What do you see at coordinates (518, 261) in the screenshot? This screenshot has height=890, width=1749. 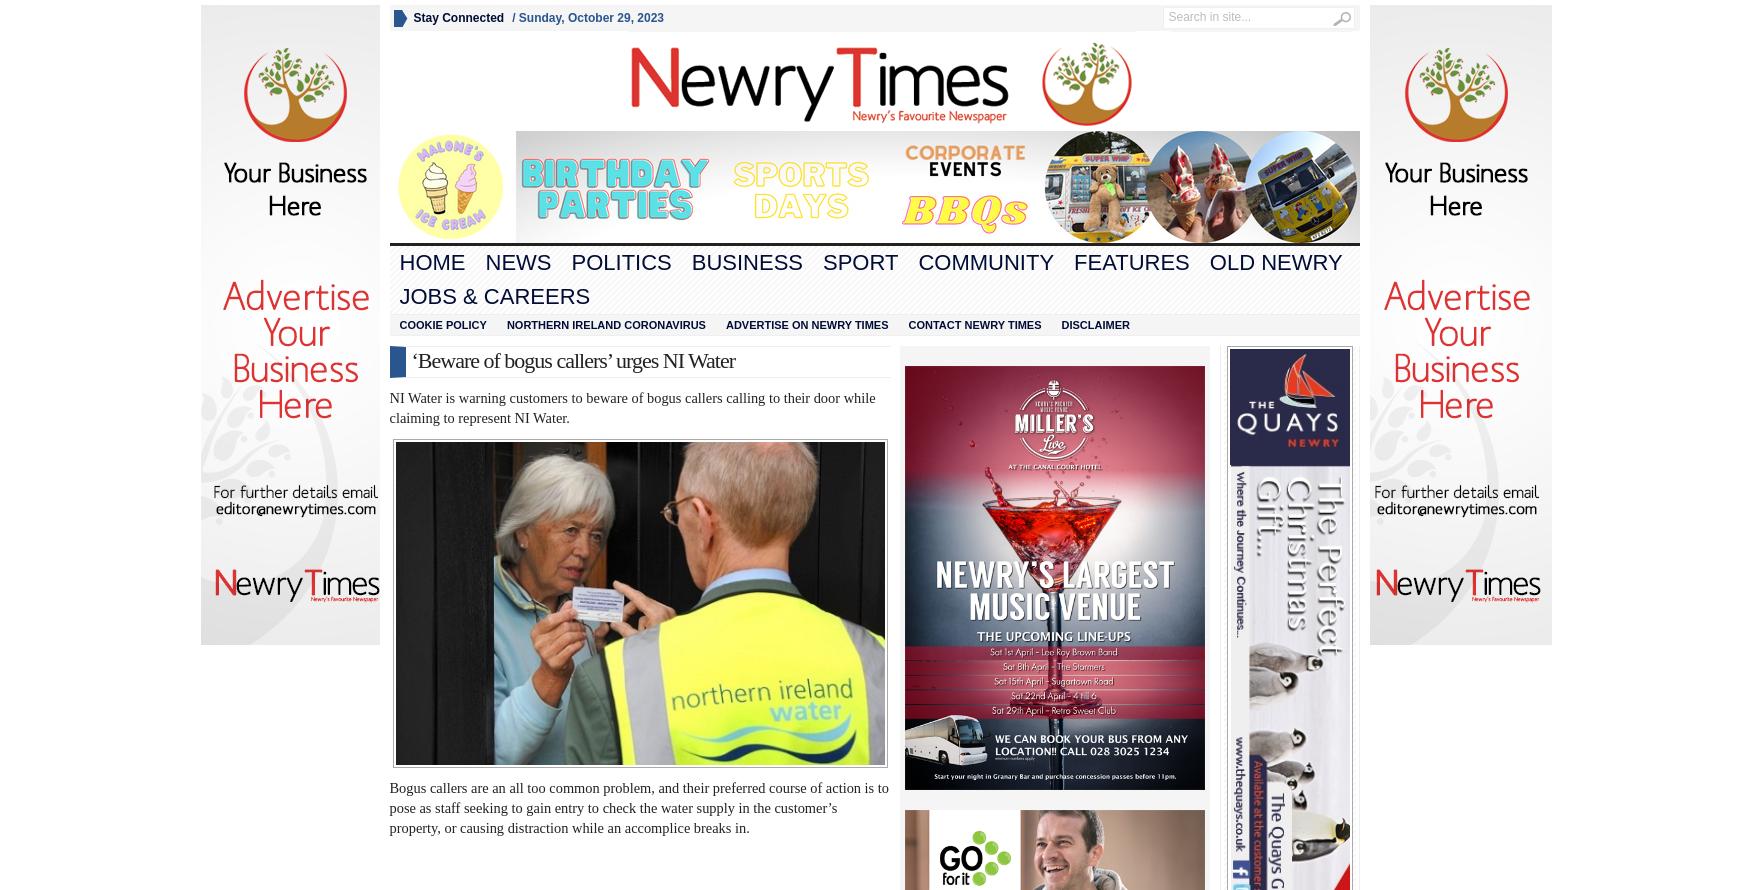 I see `'News'` at bounding box center [518, 261].